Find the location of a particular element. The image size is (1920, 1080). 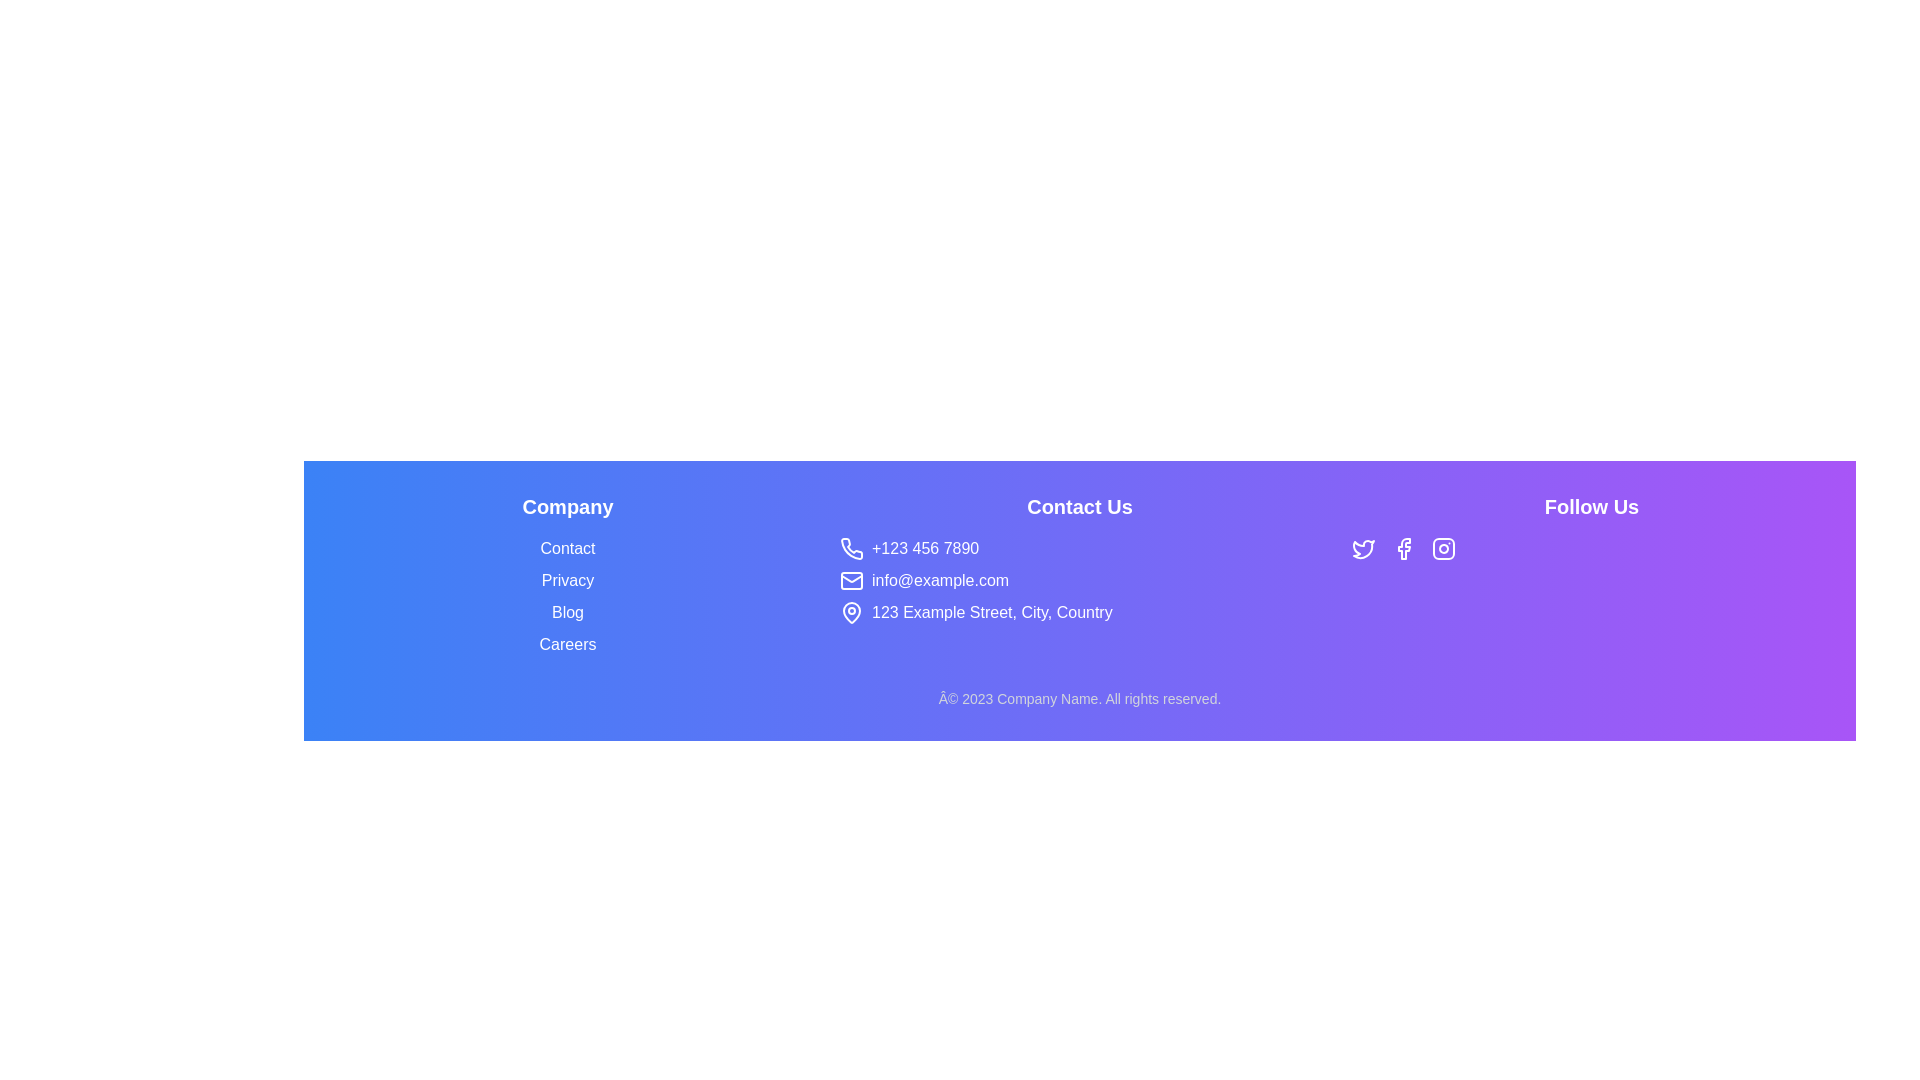

the contact number associated with the phone-shaped icon located in the 'Contact Us' section of the footer, positioned next to the text '+123 456 7890' is located at coordinates (852, 548).